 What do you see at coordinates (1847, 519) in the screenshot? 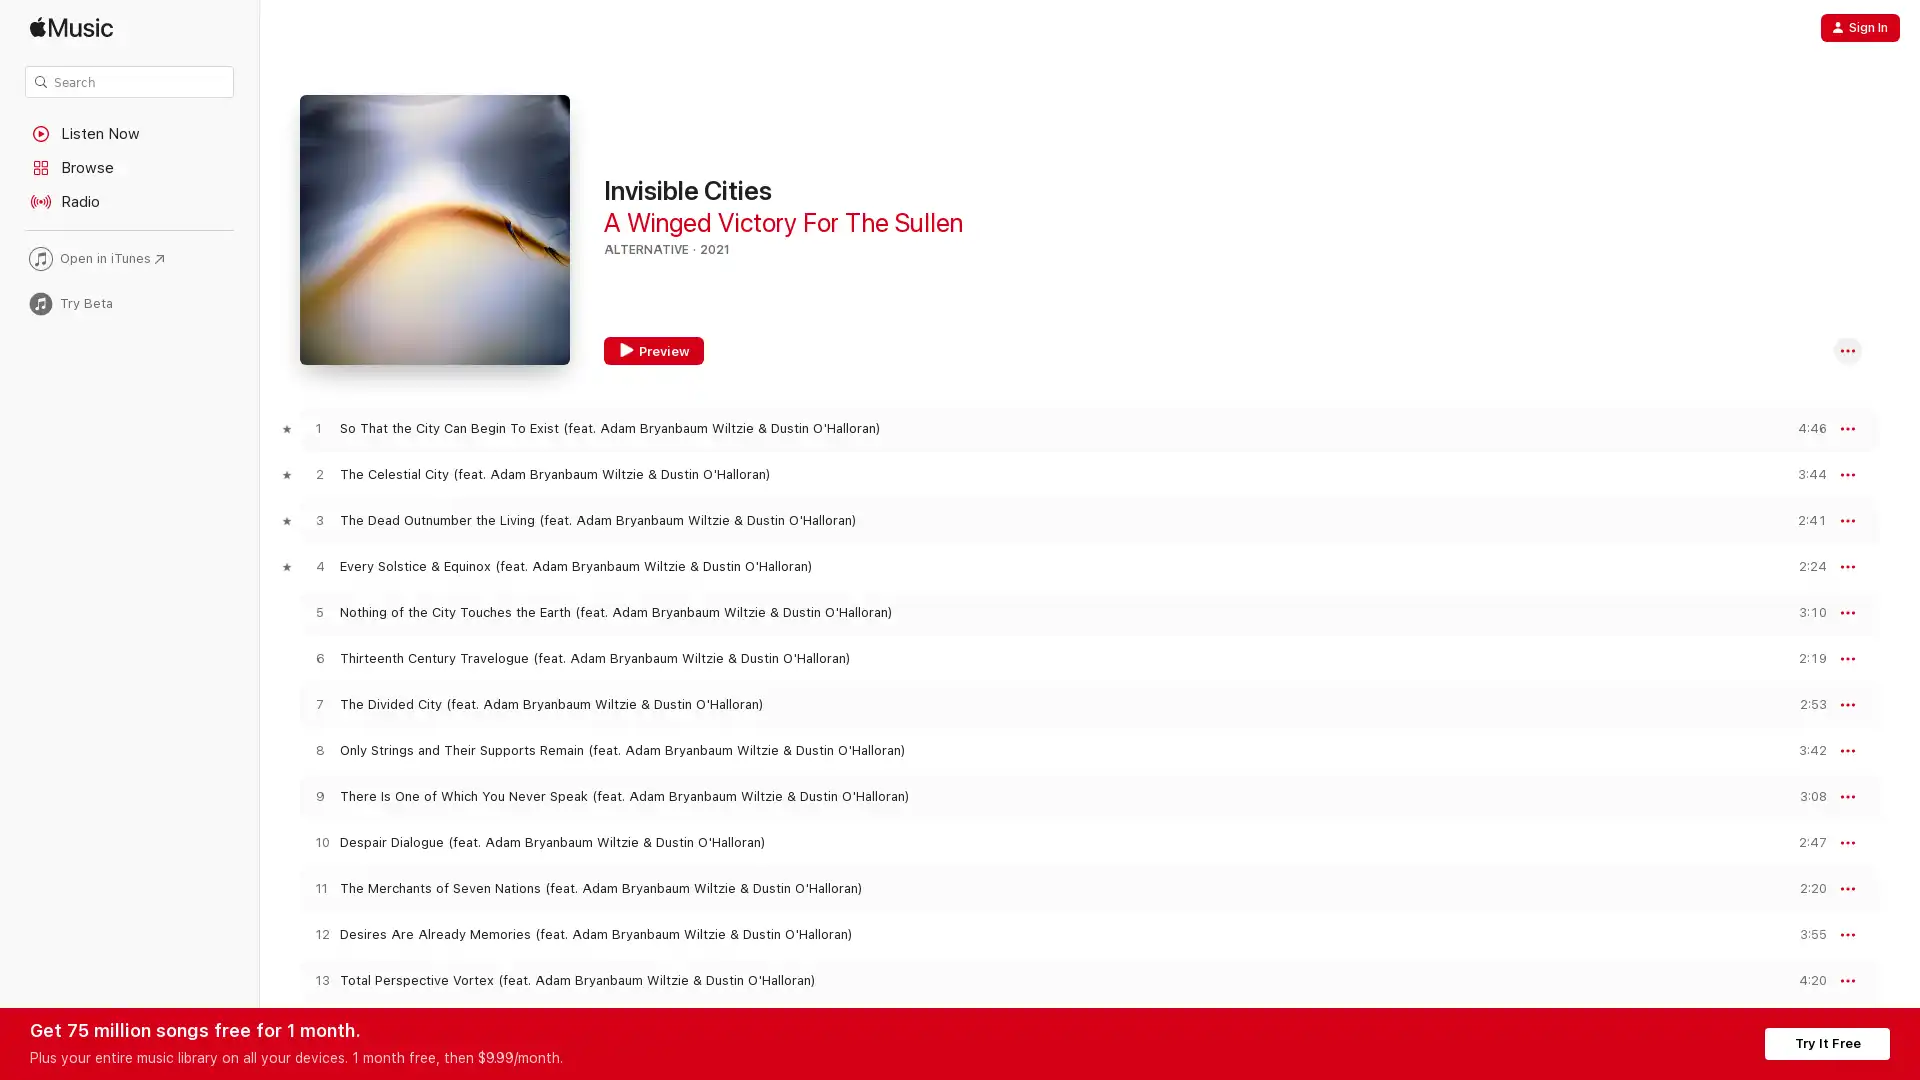
I see `More` at bounding box center [1847, 519].